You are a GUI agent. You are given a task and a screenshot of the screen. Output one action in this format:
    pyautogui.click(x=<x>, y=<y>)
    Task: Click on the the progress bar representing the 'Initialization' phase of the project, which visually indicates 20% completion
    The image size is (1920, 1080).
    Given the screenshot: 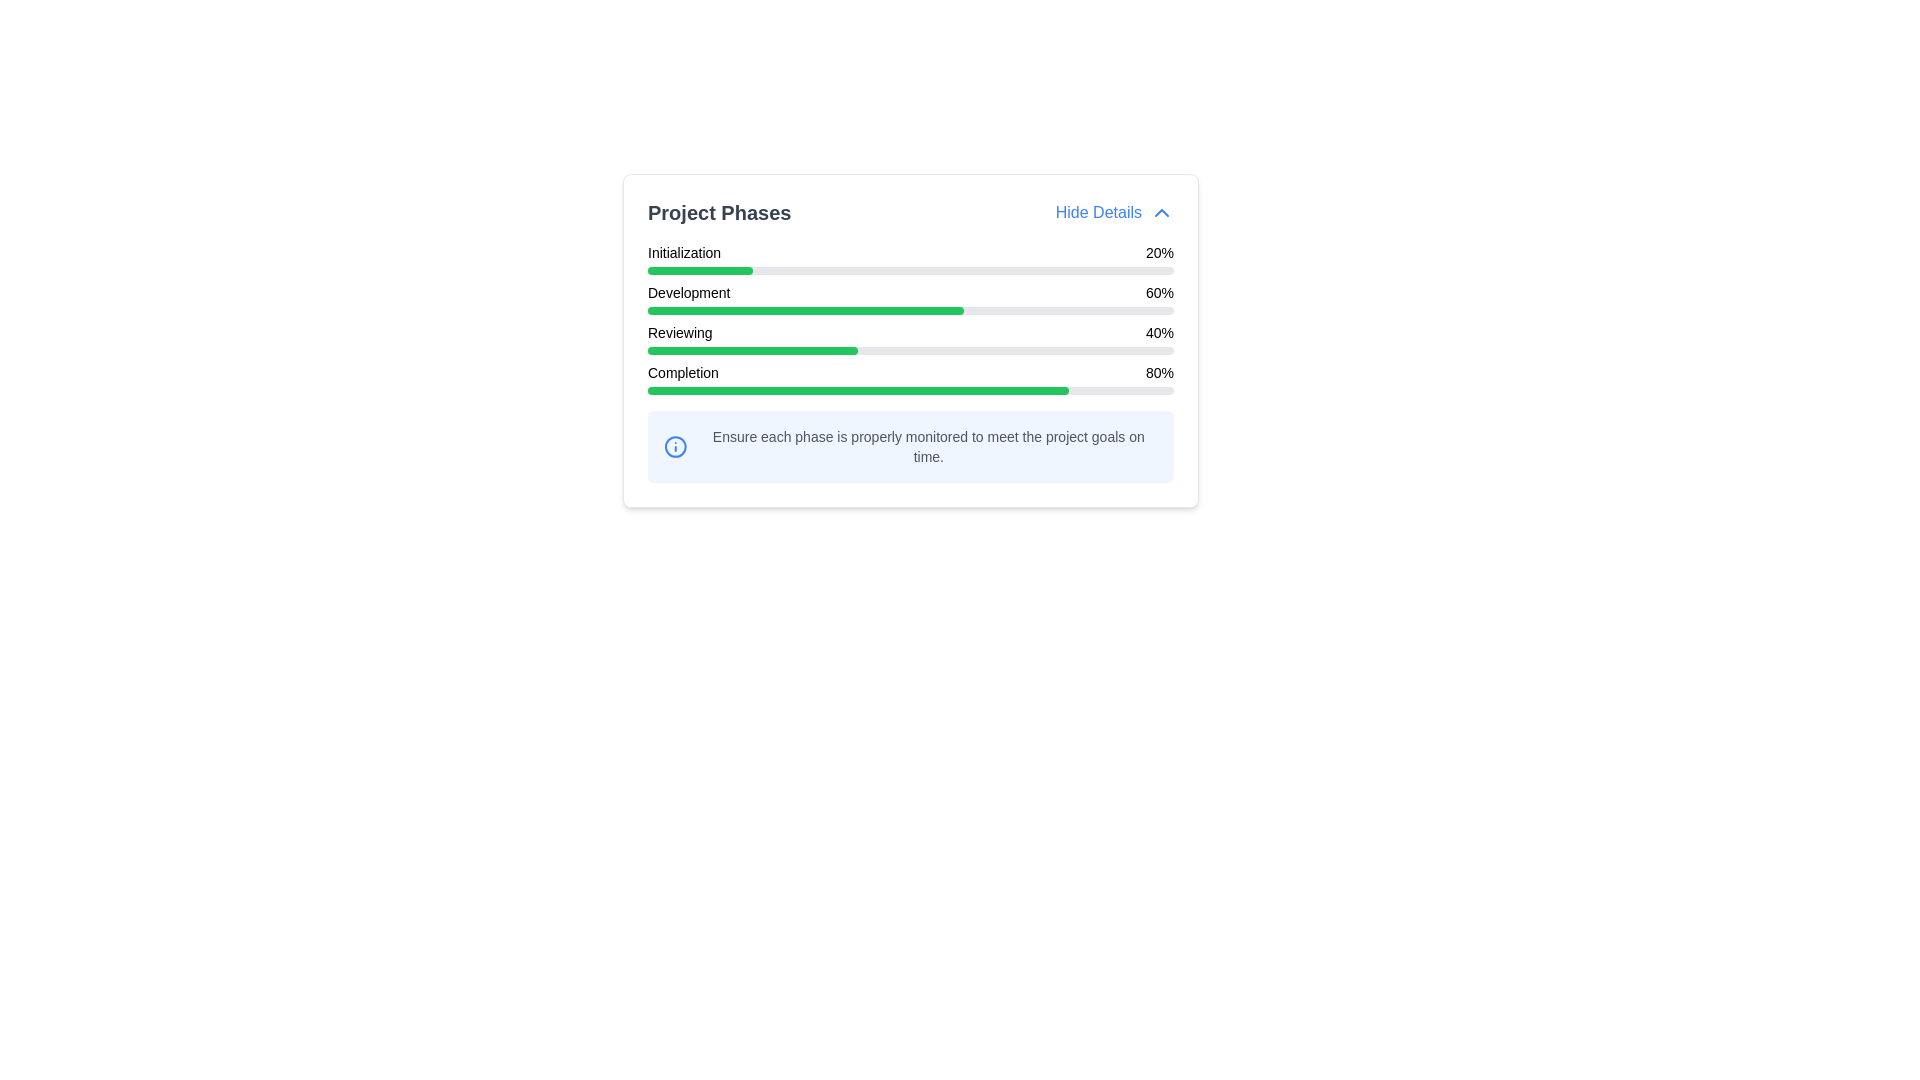 What is the action you would take?
    pyautogui.click(x=910, y=270)
    